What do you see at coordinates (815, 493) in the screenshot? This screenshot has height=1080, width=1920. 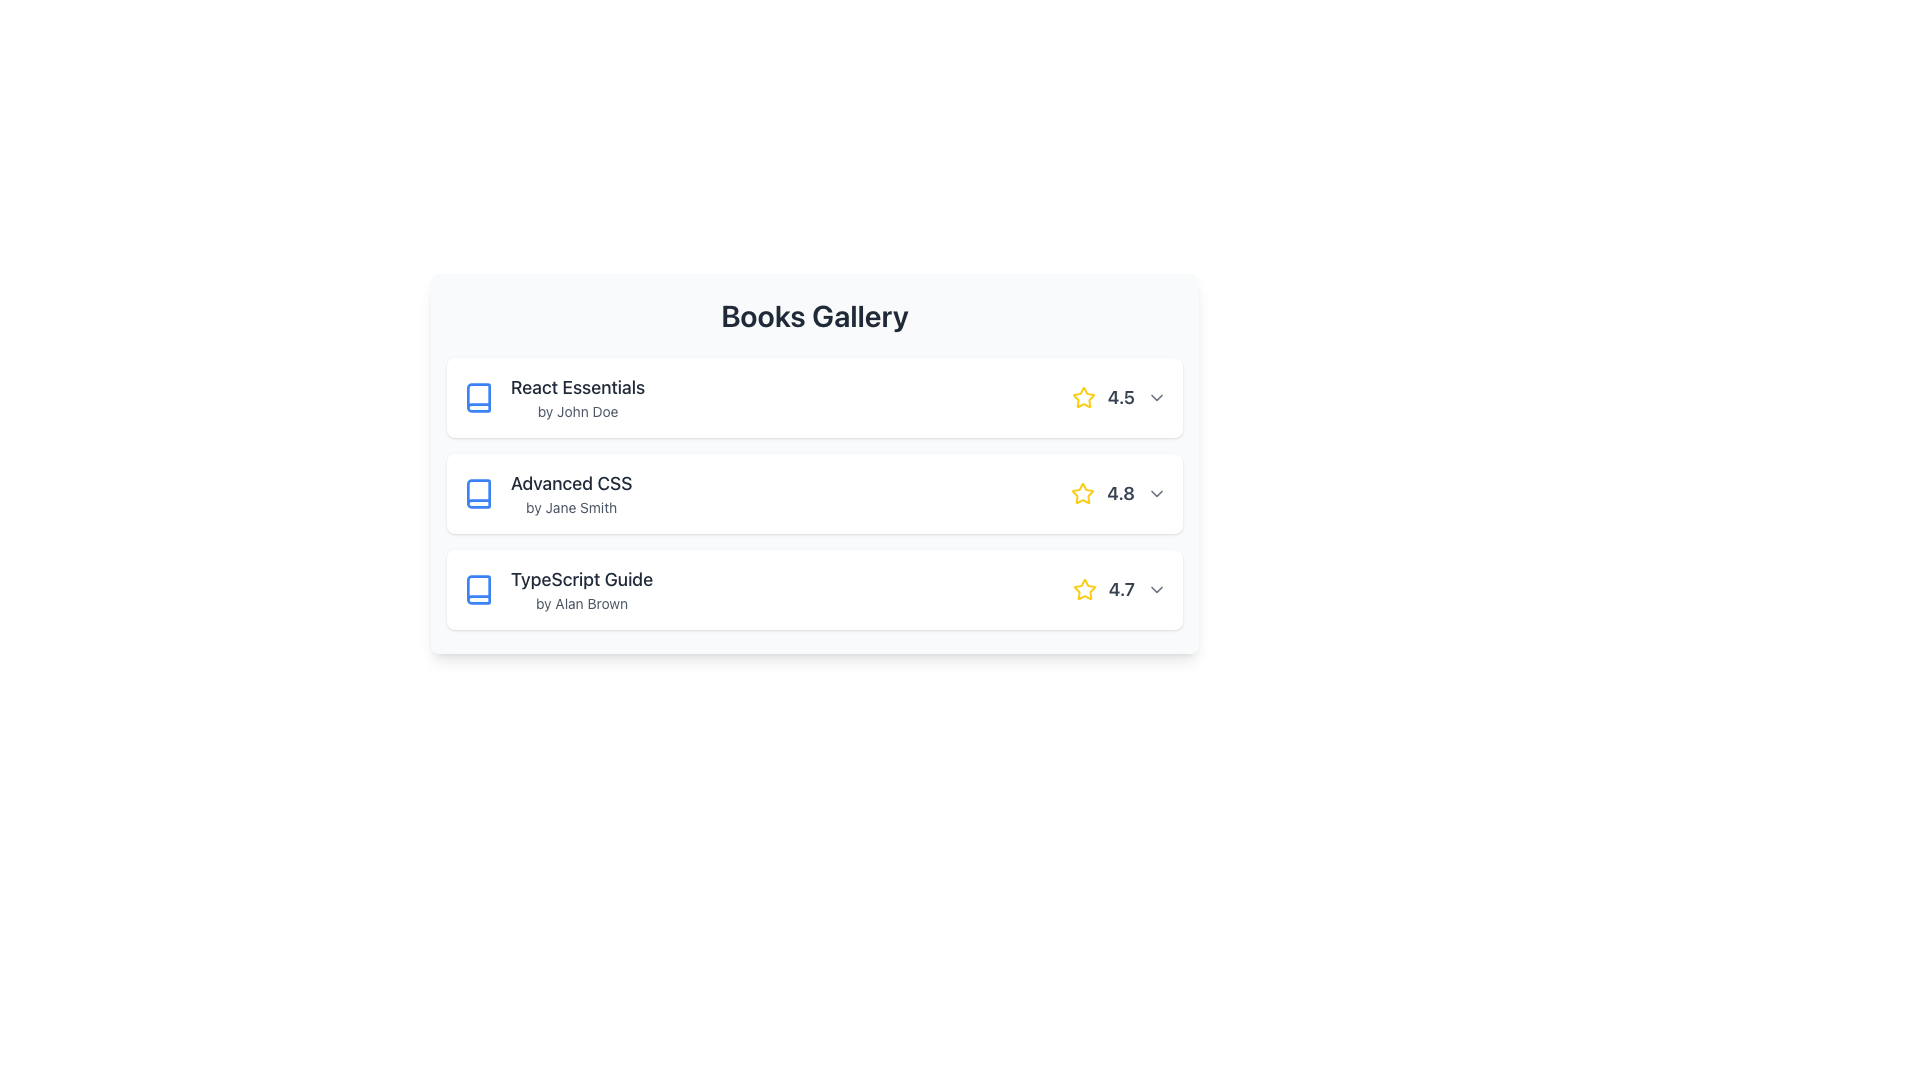 I see `the vertical list of book entries` at bounding box center [815, 493].